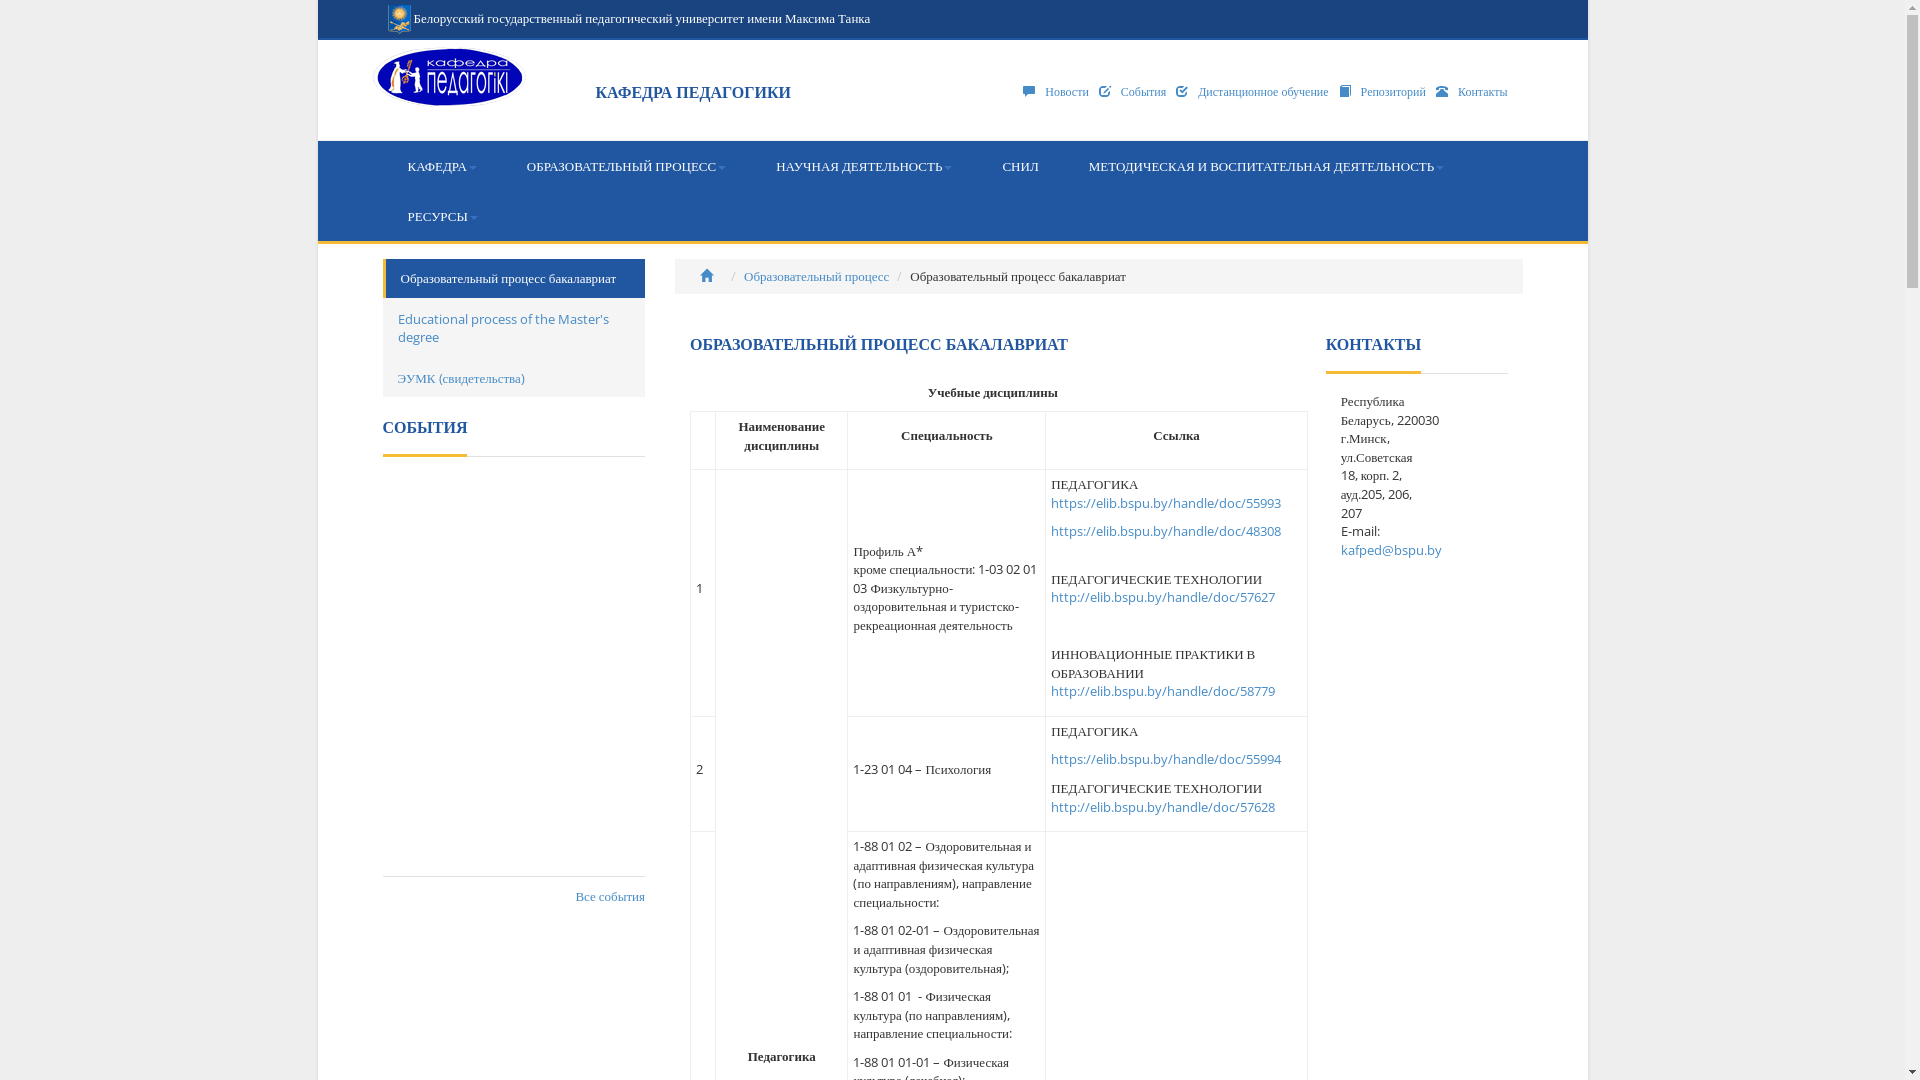 This screenshot has height=1080, width=1920. I want to click on 'http://elib.bspu.by/handle/doc/57627', so click(1162, 596).